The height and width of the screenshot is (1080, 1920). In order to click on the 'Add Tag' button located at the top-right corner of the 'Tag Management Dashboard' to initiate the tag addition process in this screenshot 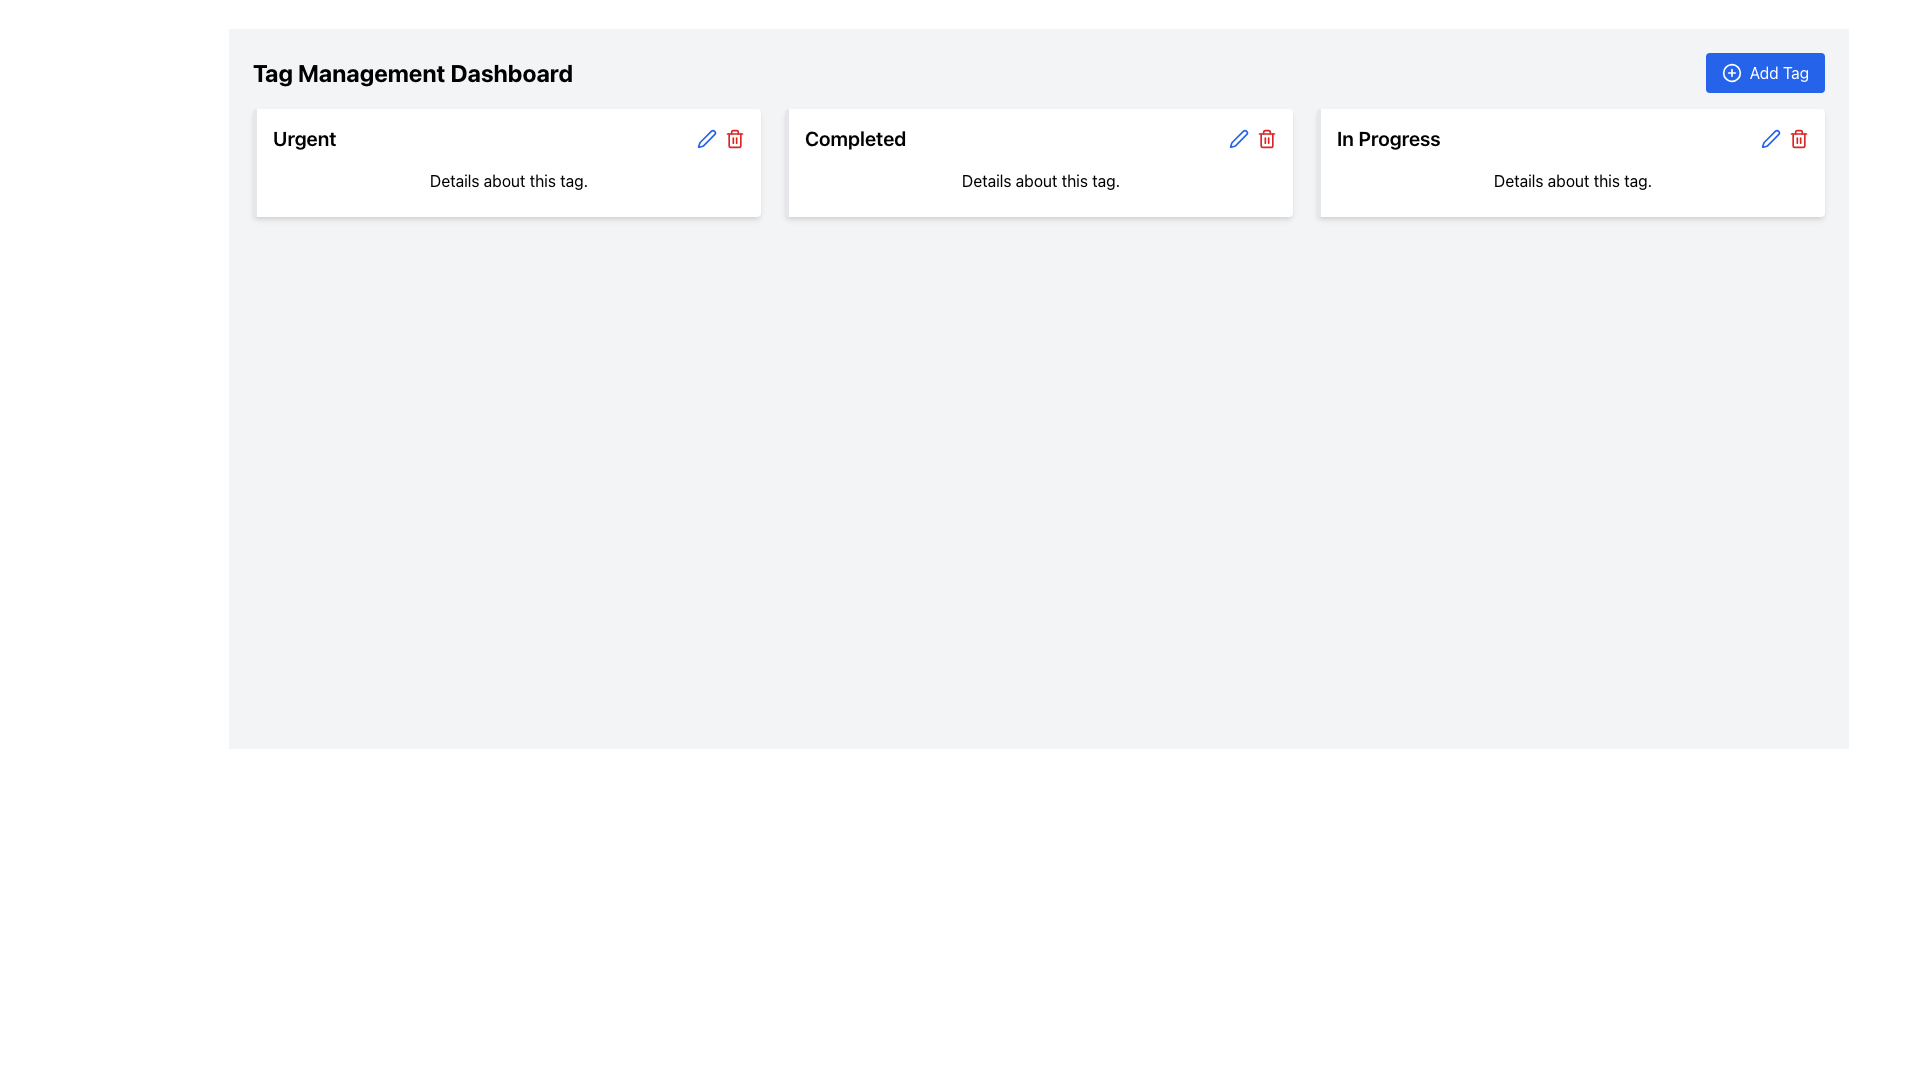, I will do `click(1765, 72)`.